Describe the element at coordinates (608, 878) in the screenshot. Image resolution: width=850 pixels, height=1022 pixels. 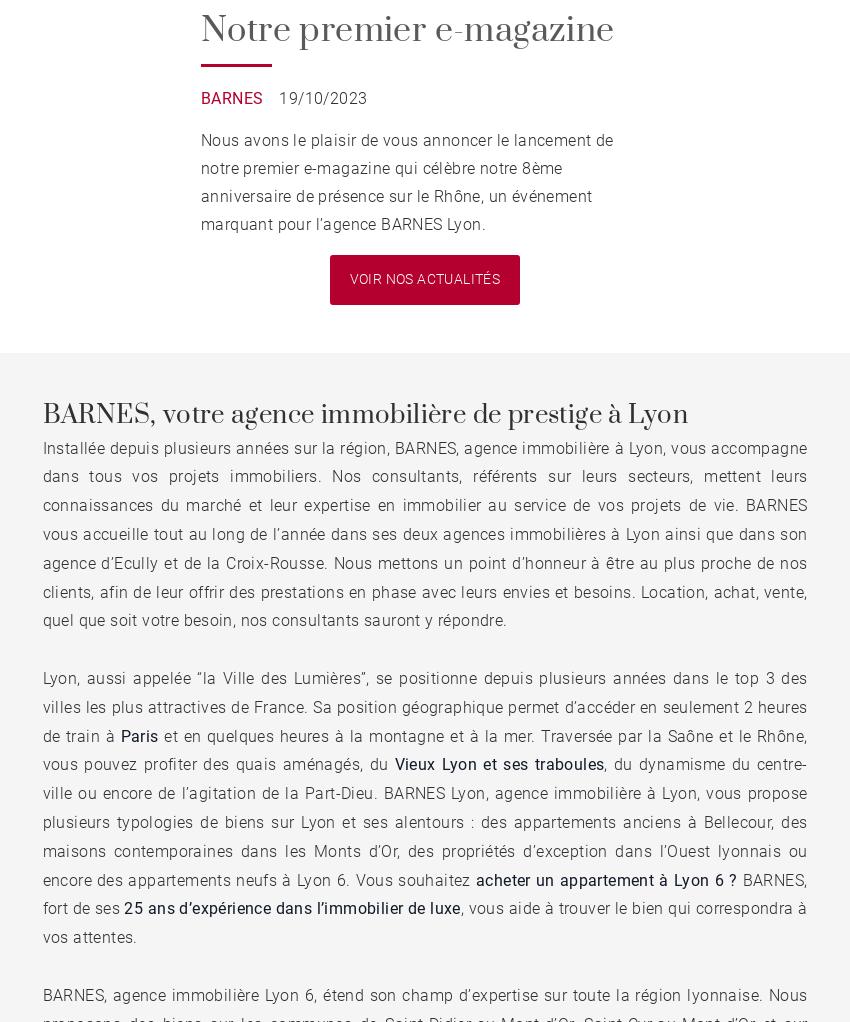
I see `'acheter un appartement à Lyon 6 ?'` at that location.